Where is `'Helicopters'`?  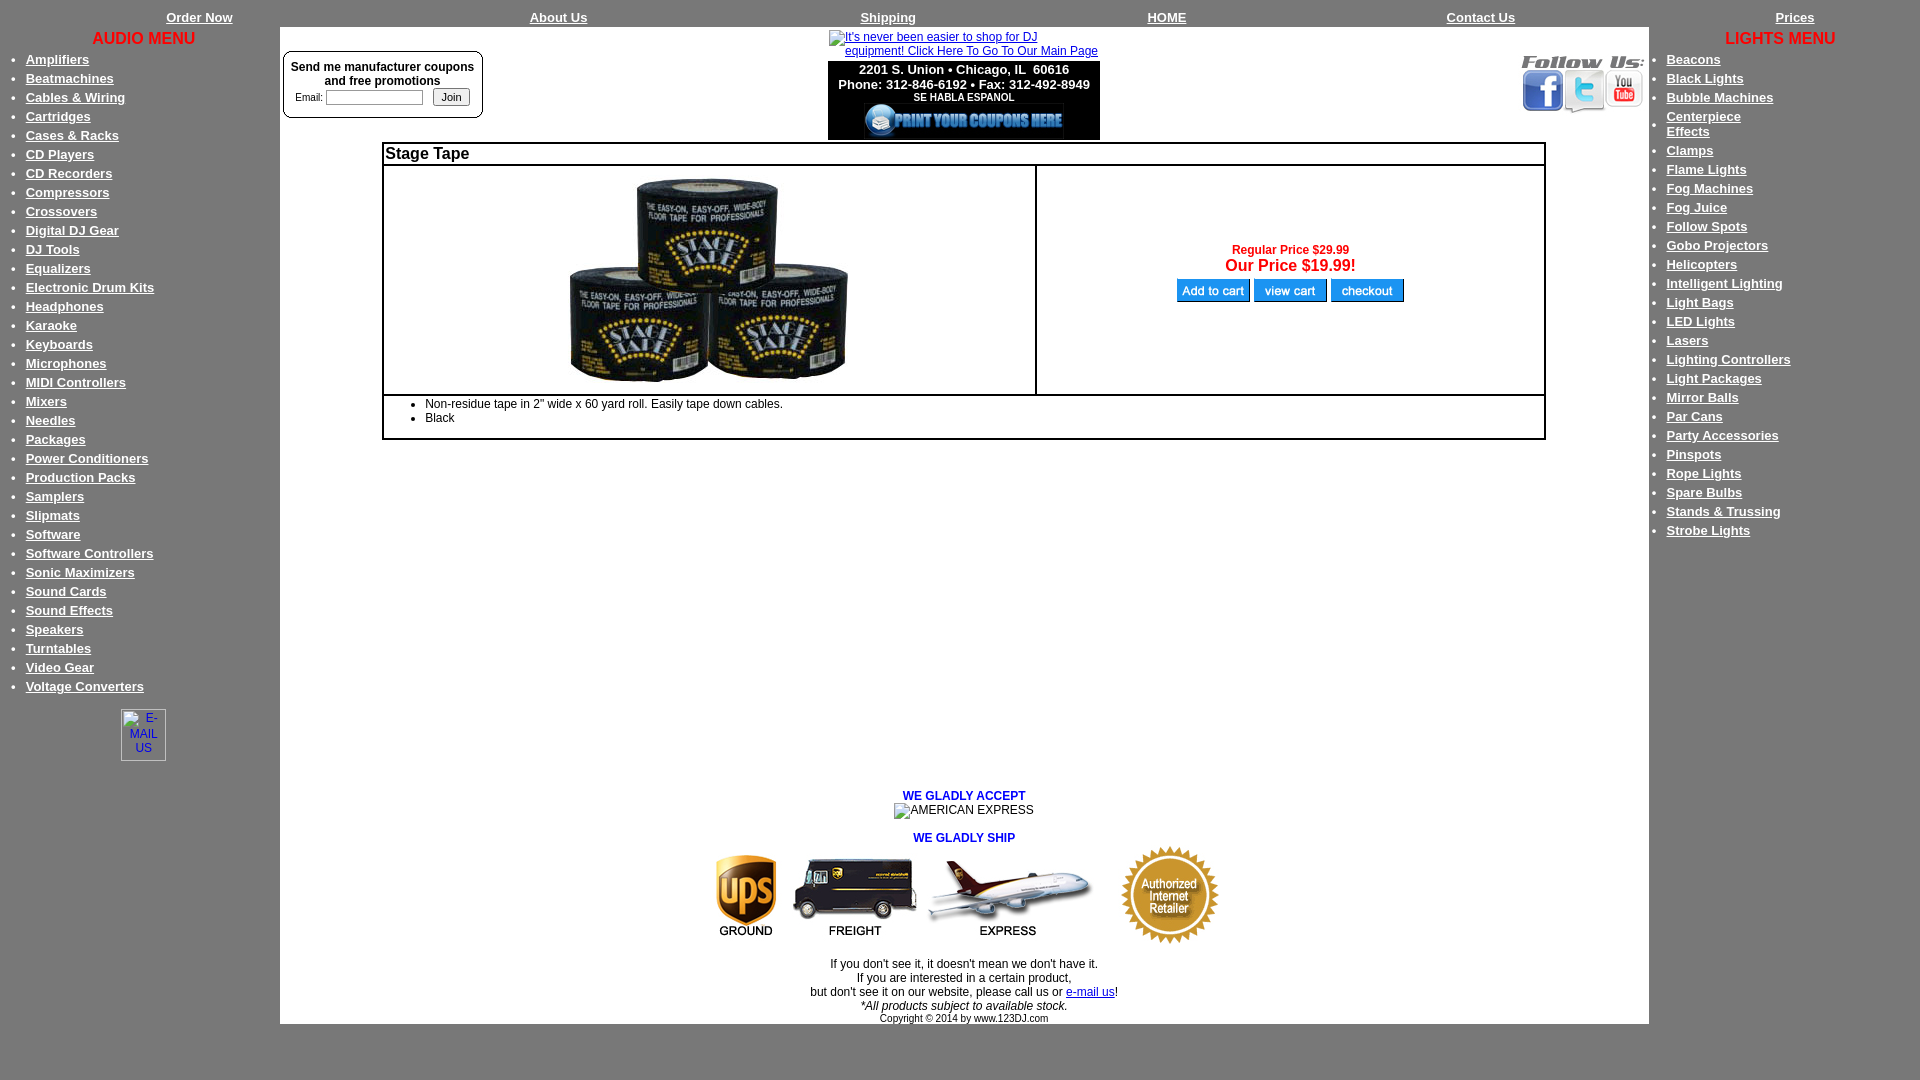 'Helicopters' is located at coordinates (1700, 263).